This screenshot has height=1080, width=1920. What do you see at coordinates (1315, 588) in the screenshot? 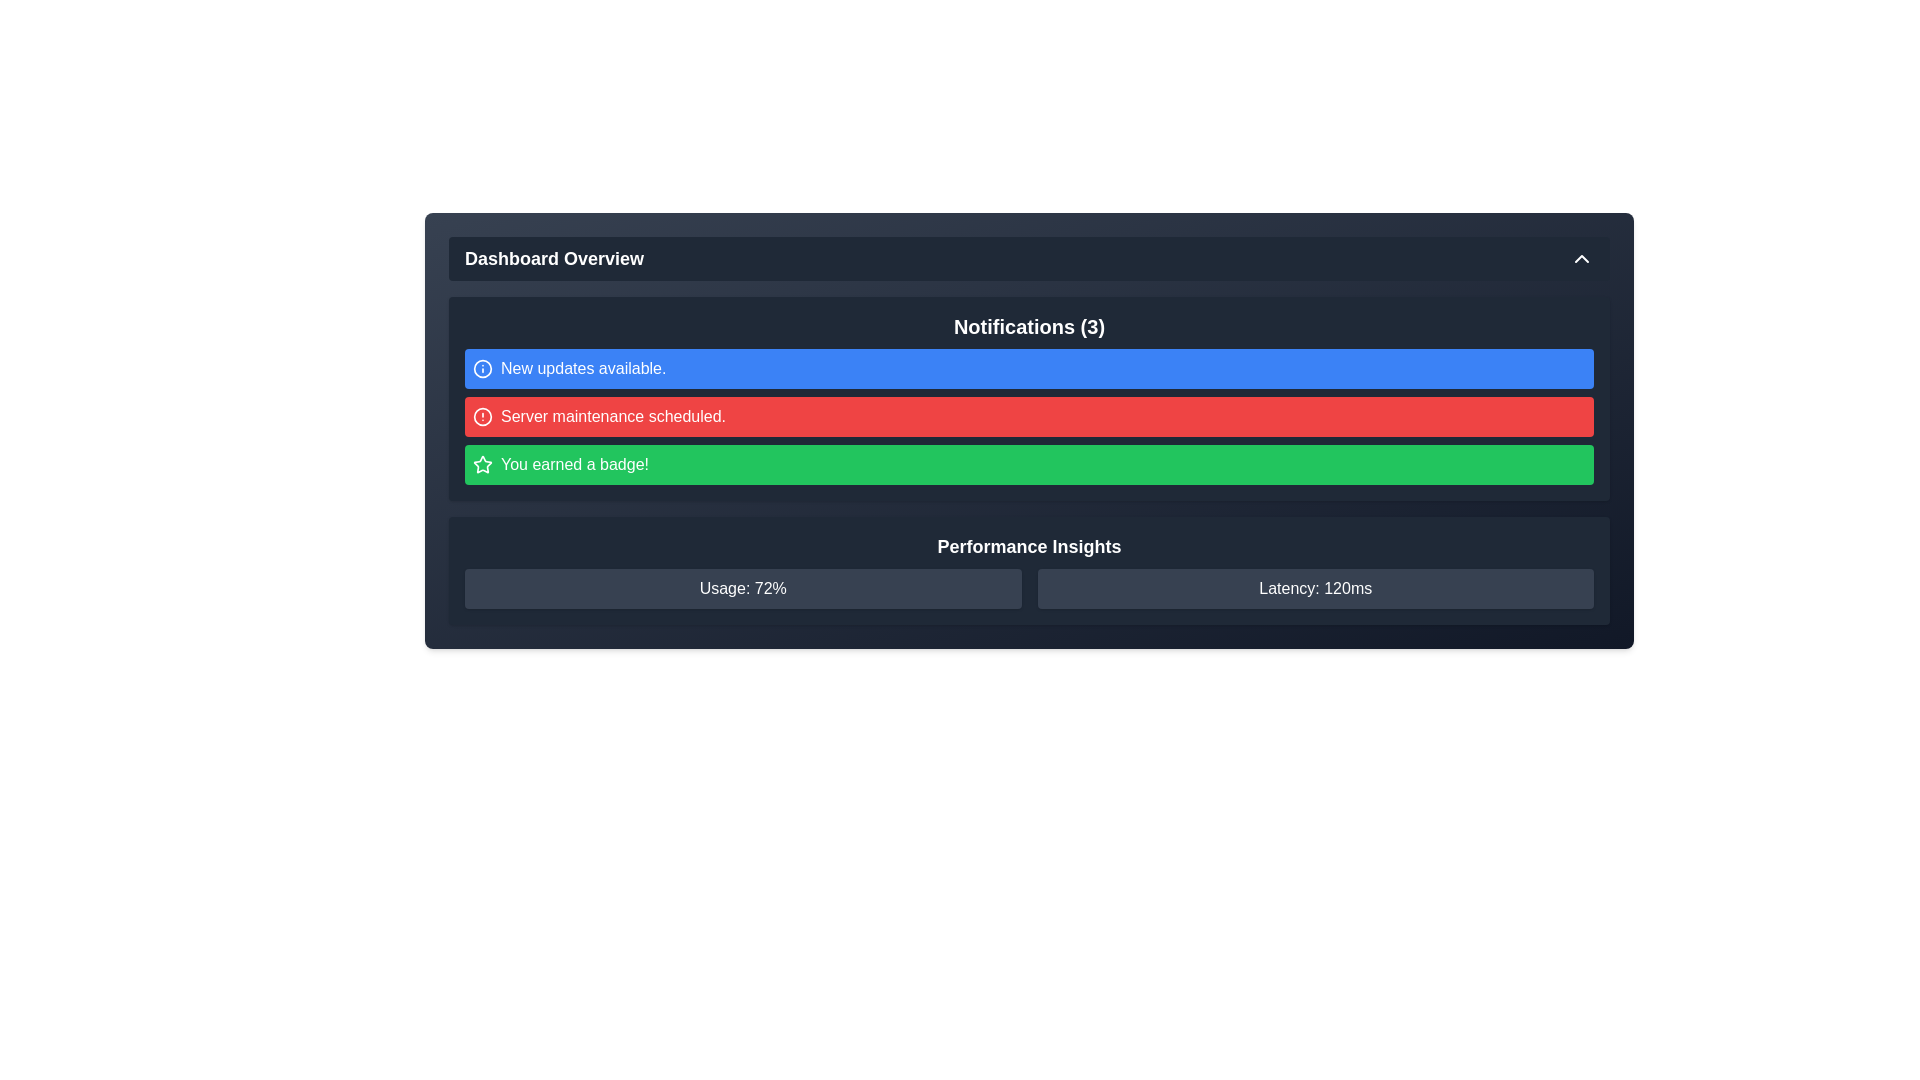
I see `latency value displayed in the Text Label with dark gray background showing 'Latency: 120ms' in white text, located in the 'Performance Insights' section, to the right of the 'Usage: 72%' element` at bounding box center [1315, 588].